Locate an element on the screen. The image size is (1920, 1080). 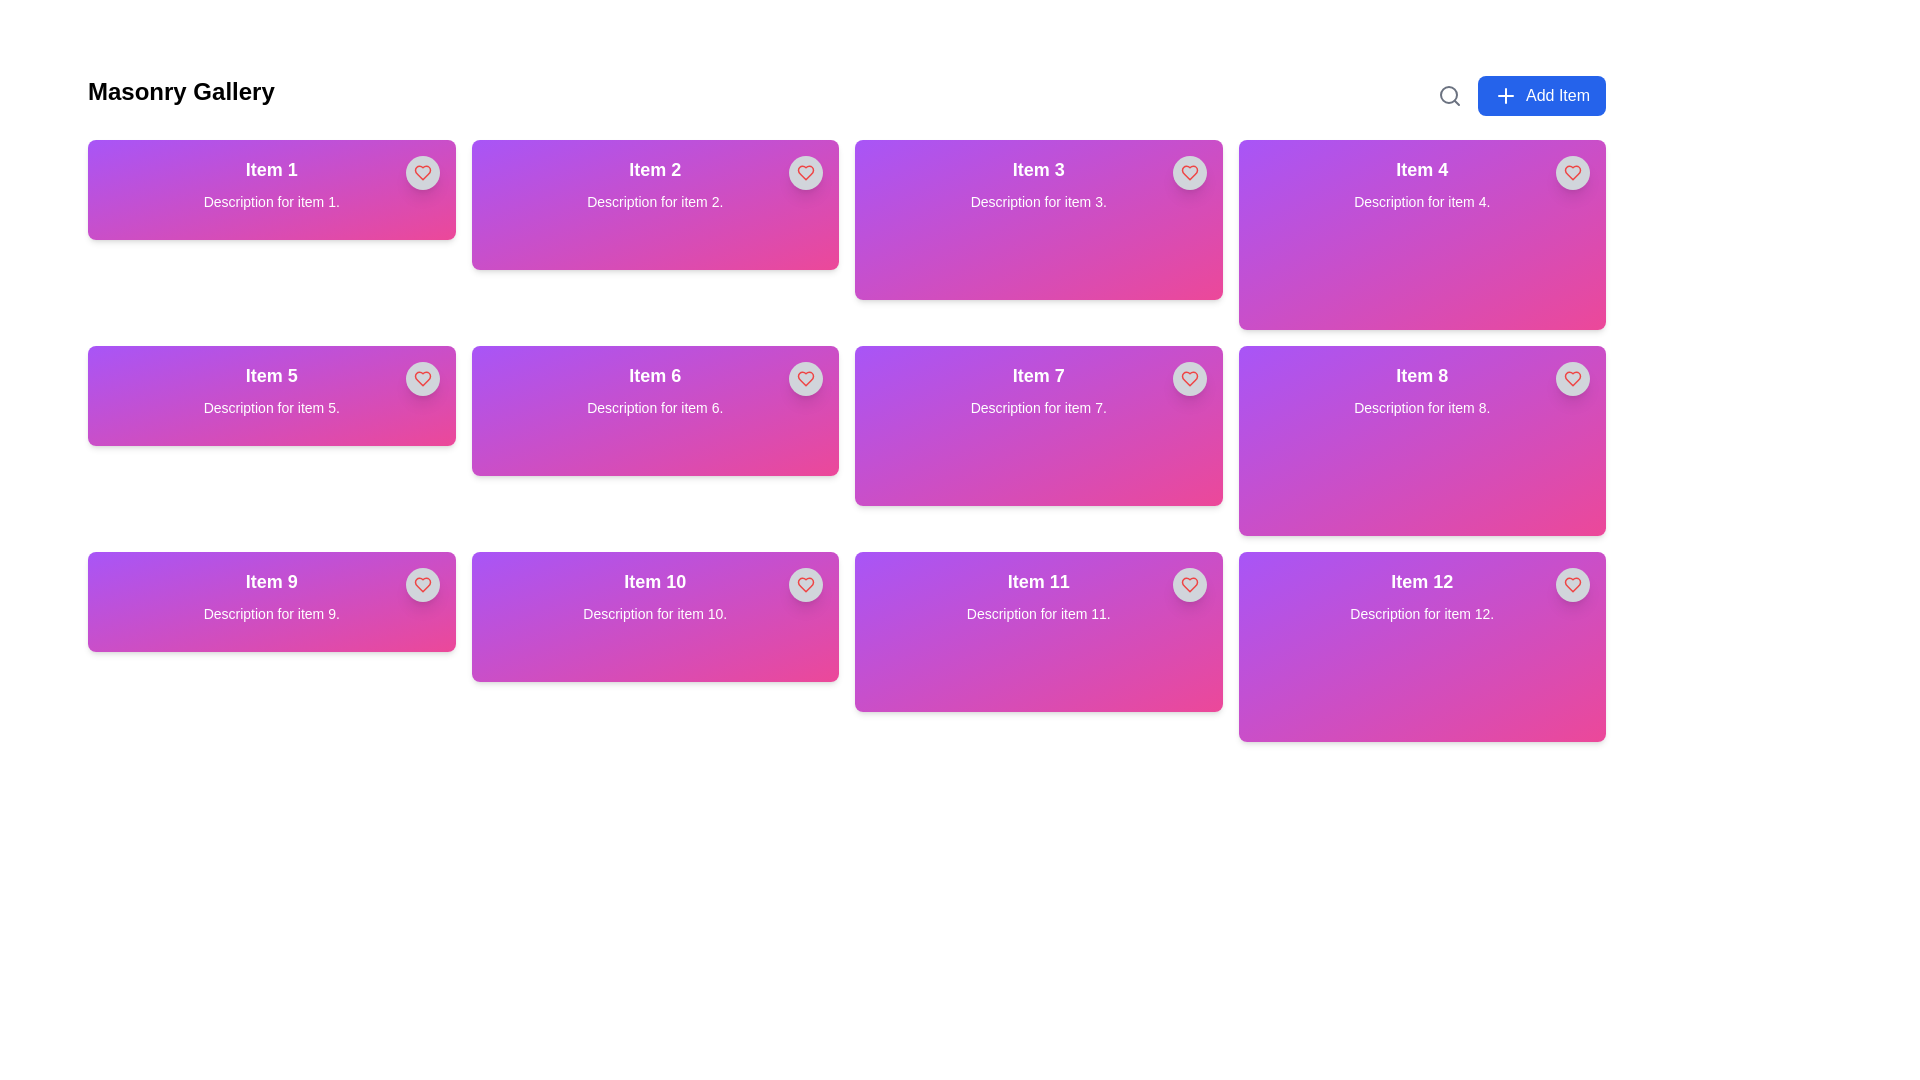
the card element that represents an item in a list, located on the bottom row of the masonry grid layout, second is located at coordinates (1038, 632).